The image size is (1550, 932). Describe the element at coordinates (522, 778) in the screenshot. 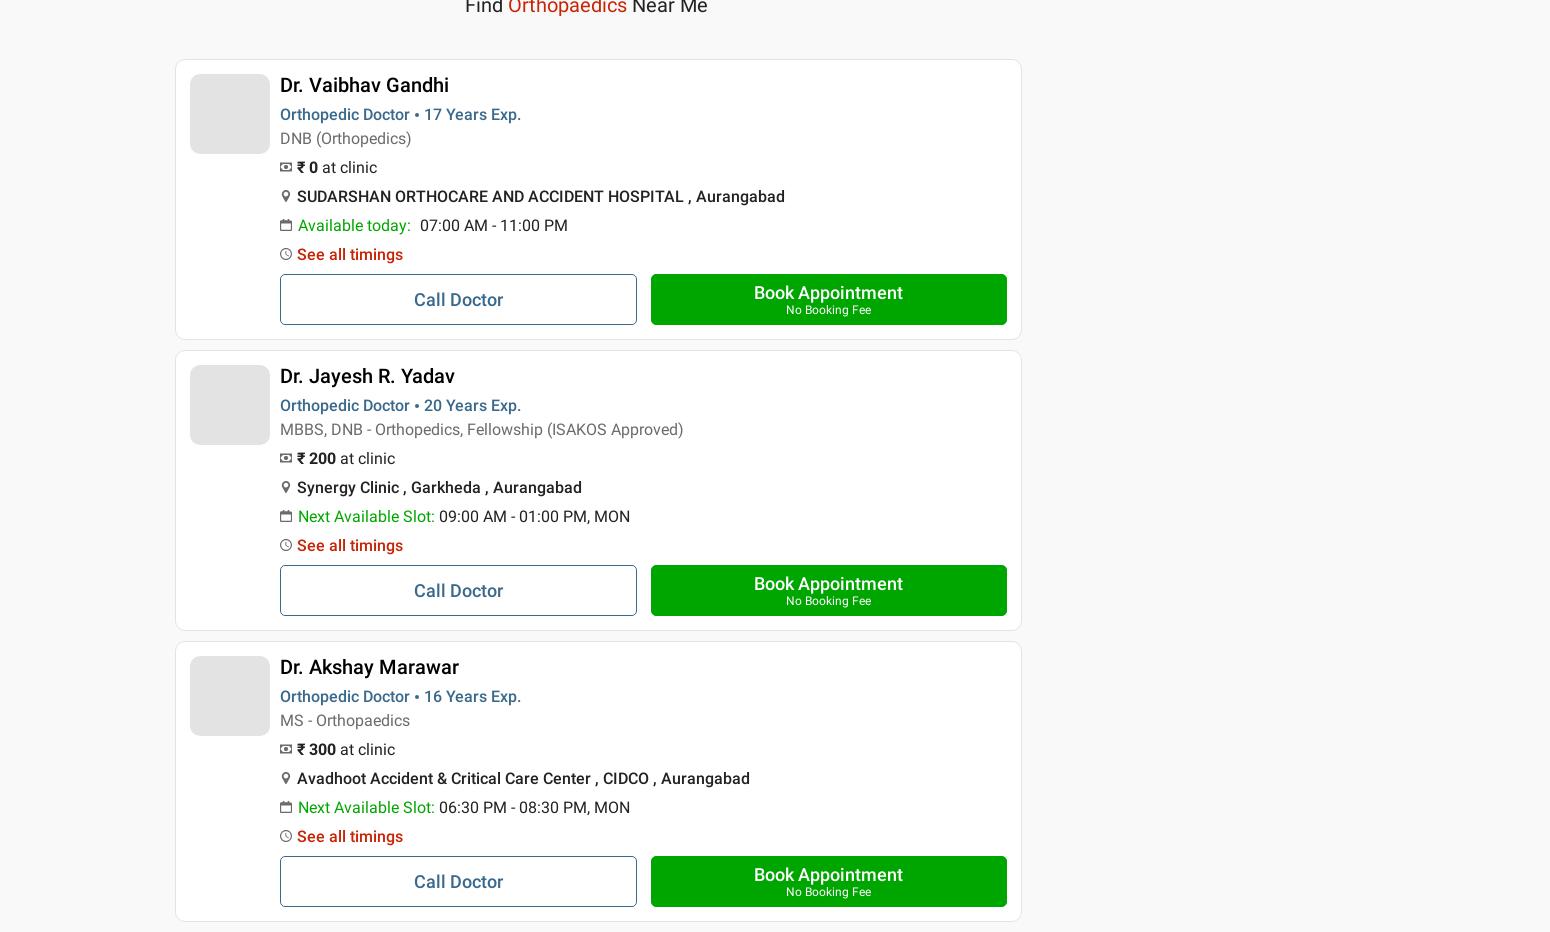

I see `'Avadhoot Accident & Critical Care Center , CIDCO , Aurangabad'` at that location.